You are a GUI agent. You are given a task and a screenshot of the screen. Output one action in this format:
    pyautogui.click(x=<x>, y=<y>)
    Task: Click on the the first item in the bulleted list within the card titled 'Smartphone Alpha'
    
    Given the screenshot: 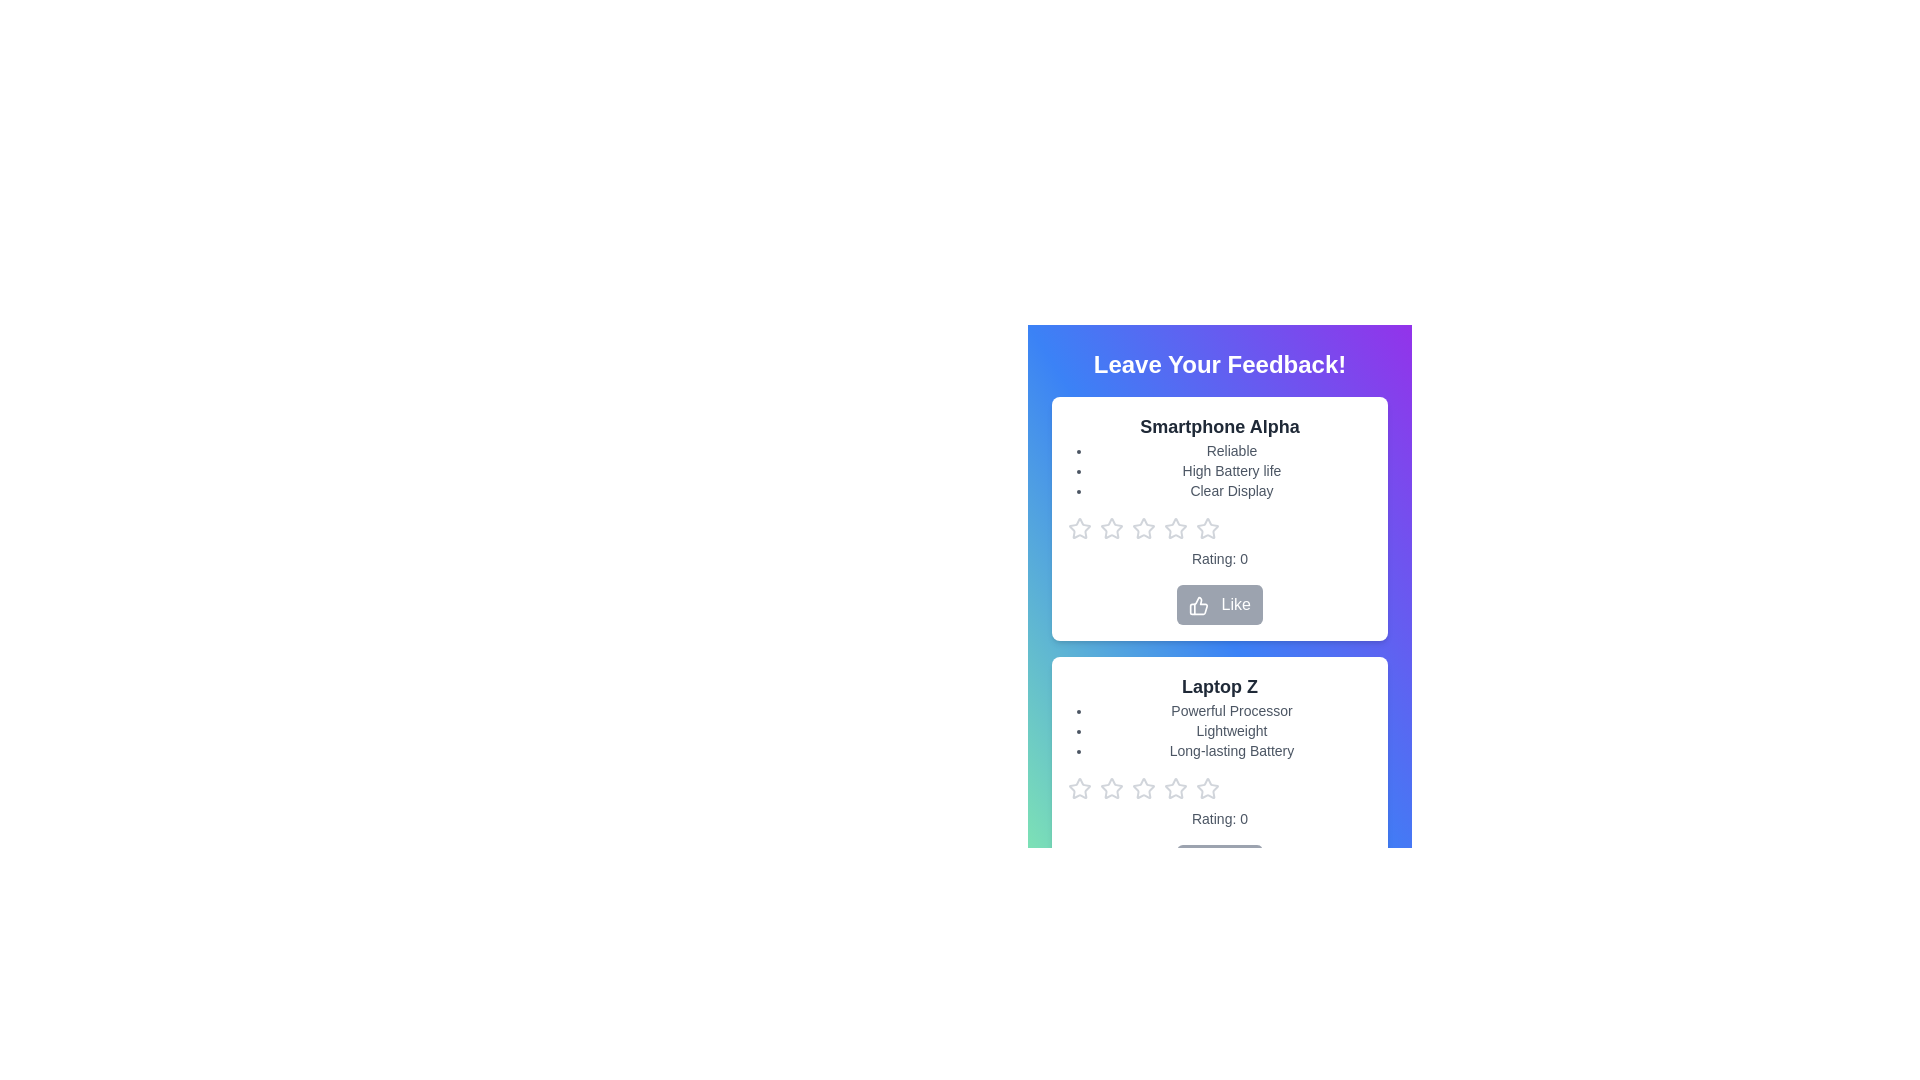 What is the action you would take?
    pyautogui.click(x=1231, y=451)
    